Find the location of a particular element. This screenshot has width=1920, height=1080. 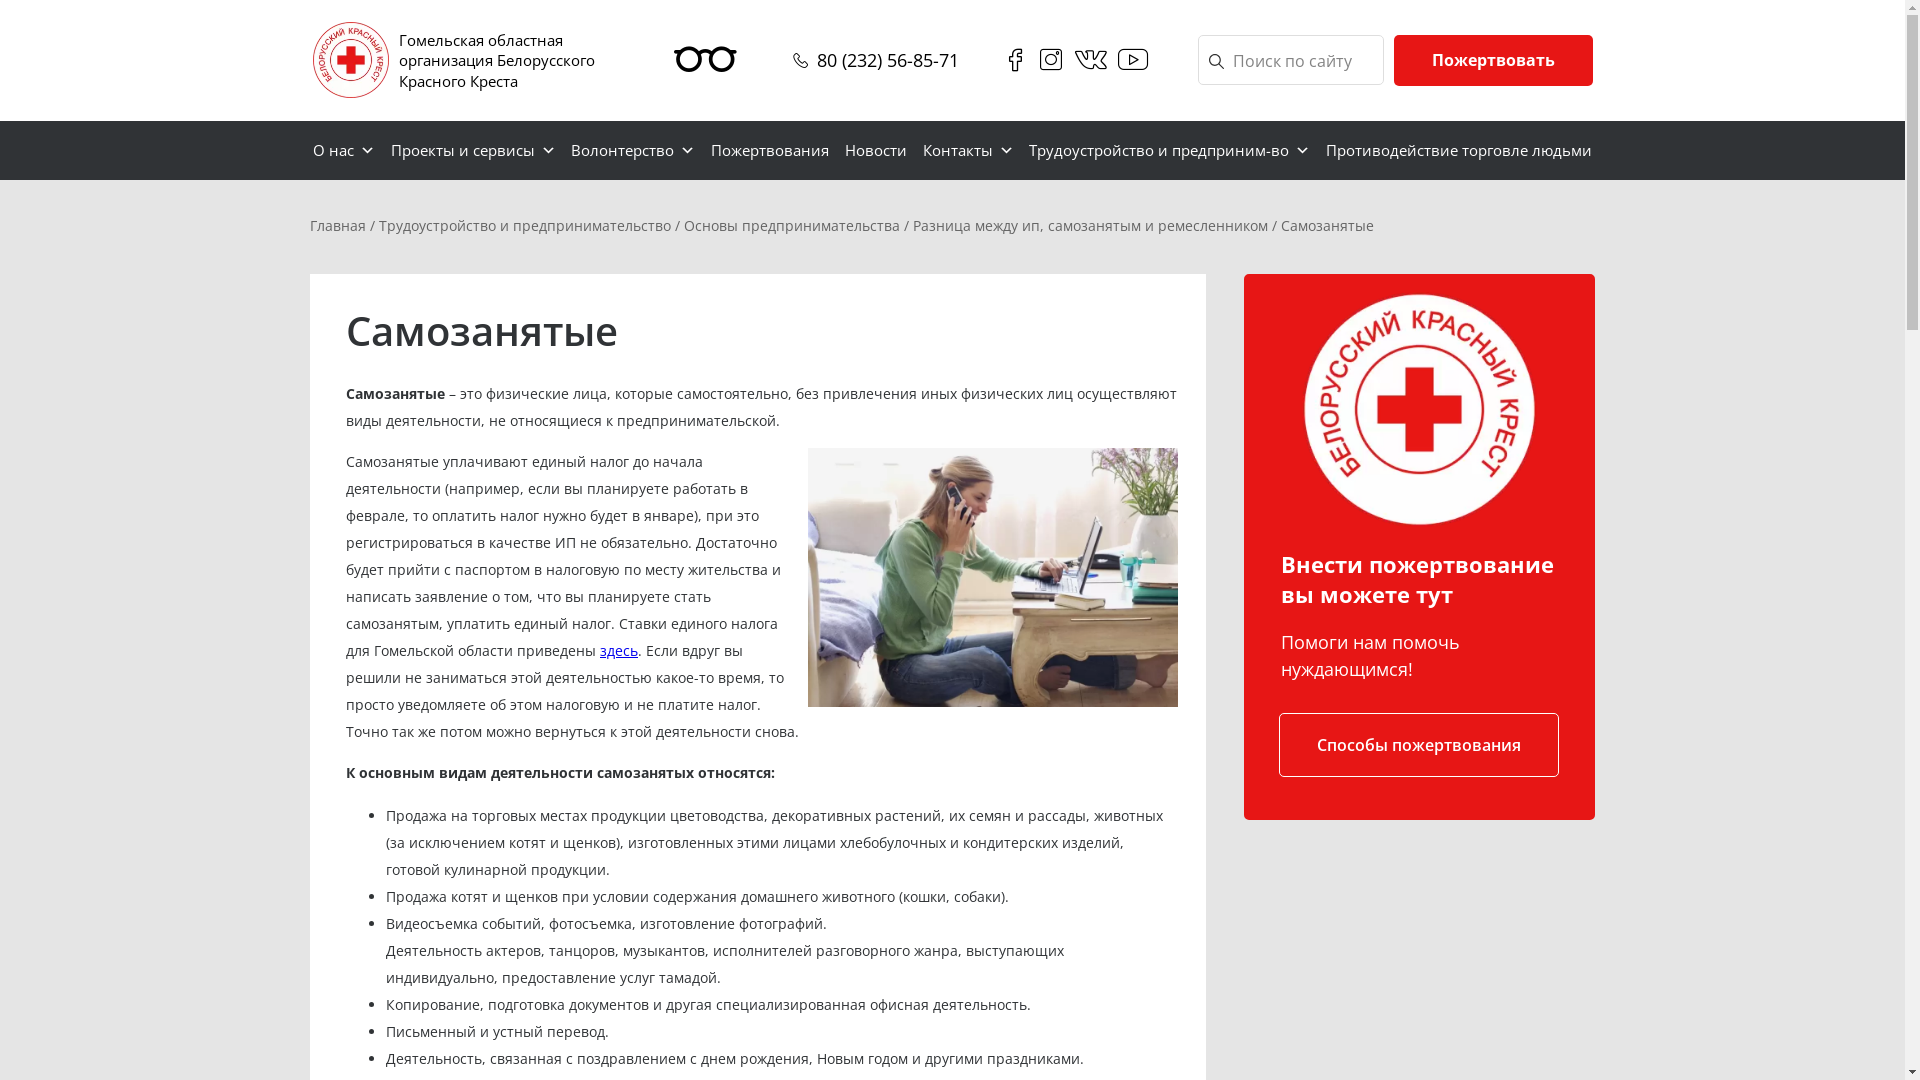

'80 (232) 56-85-71' is located at coordinates (886, 59).